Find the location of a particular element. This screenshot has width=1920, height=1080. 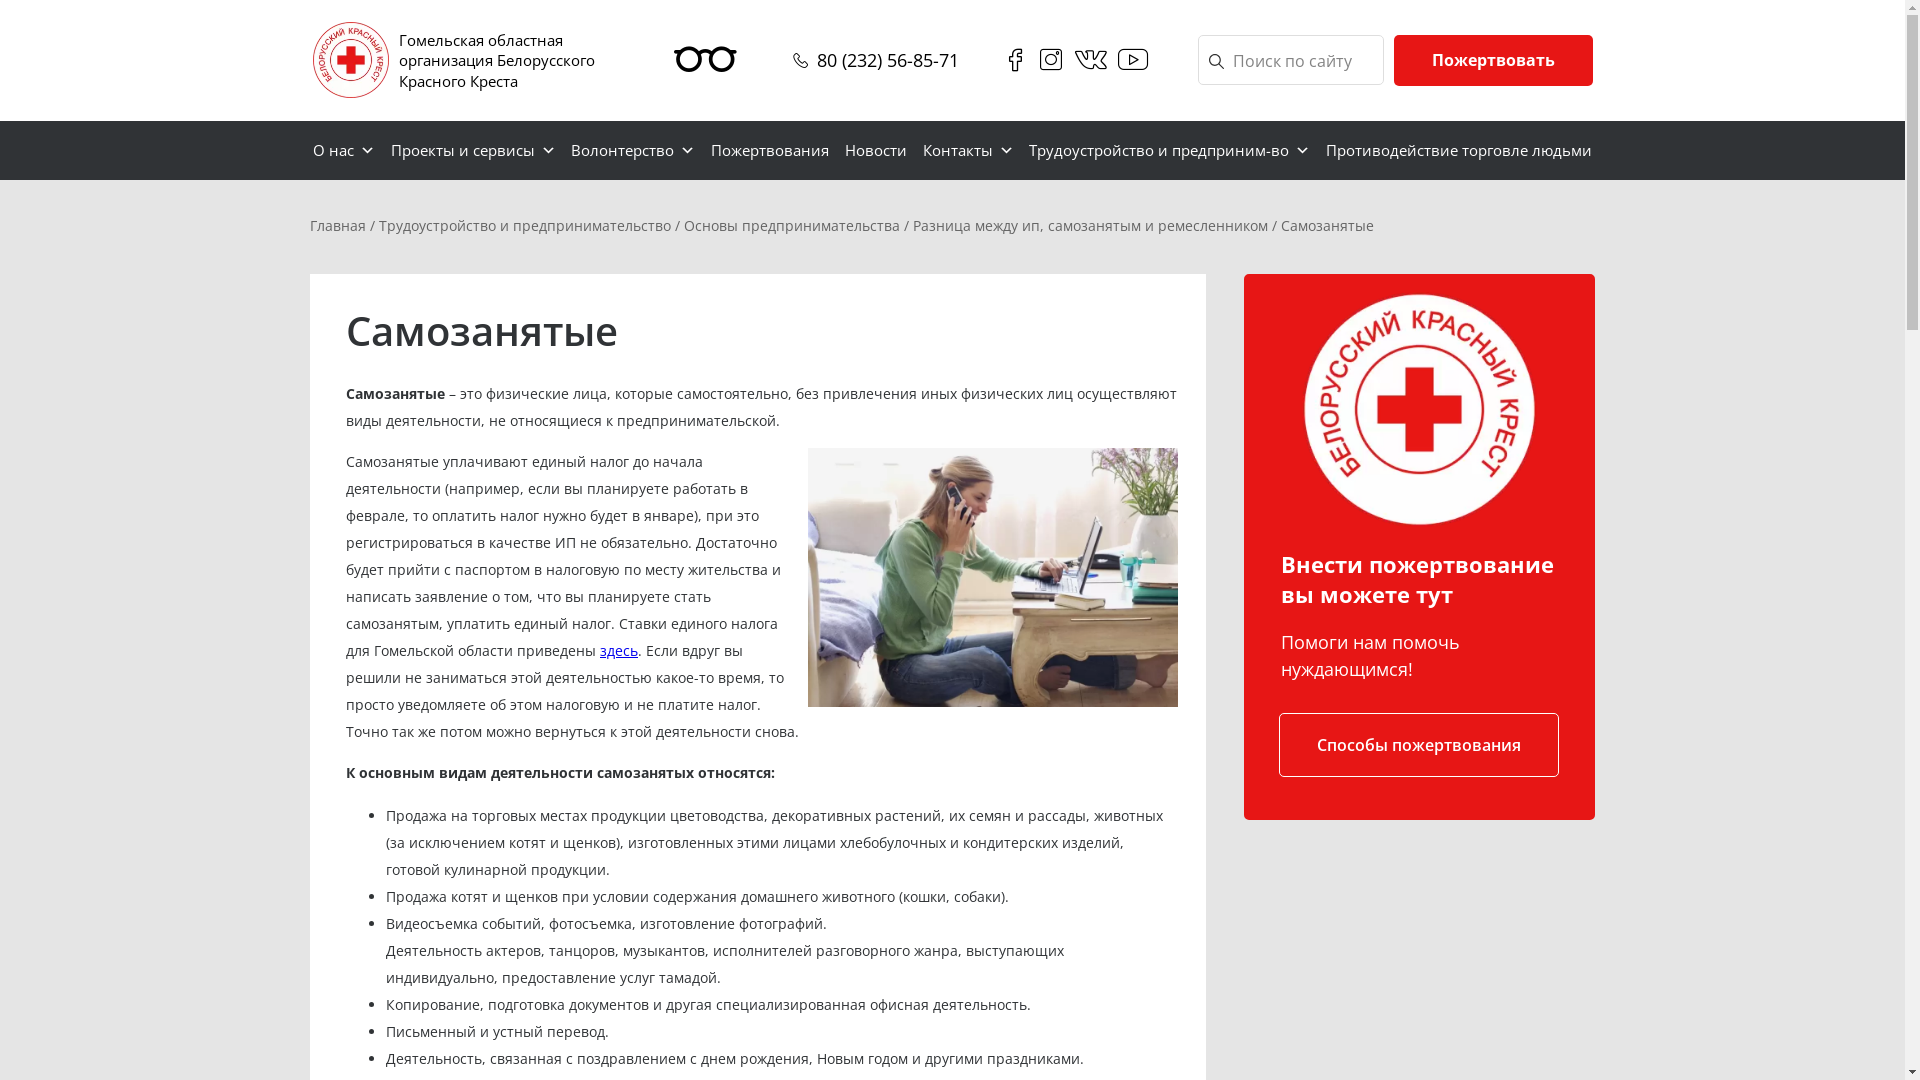

'80 (232) 56-85-71' is located at coordinates (886, 59).